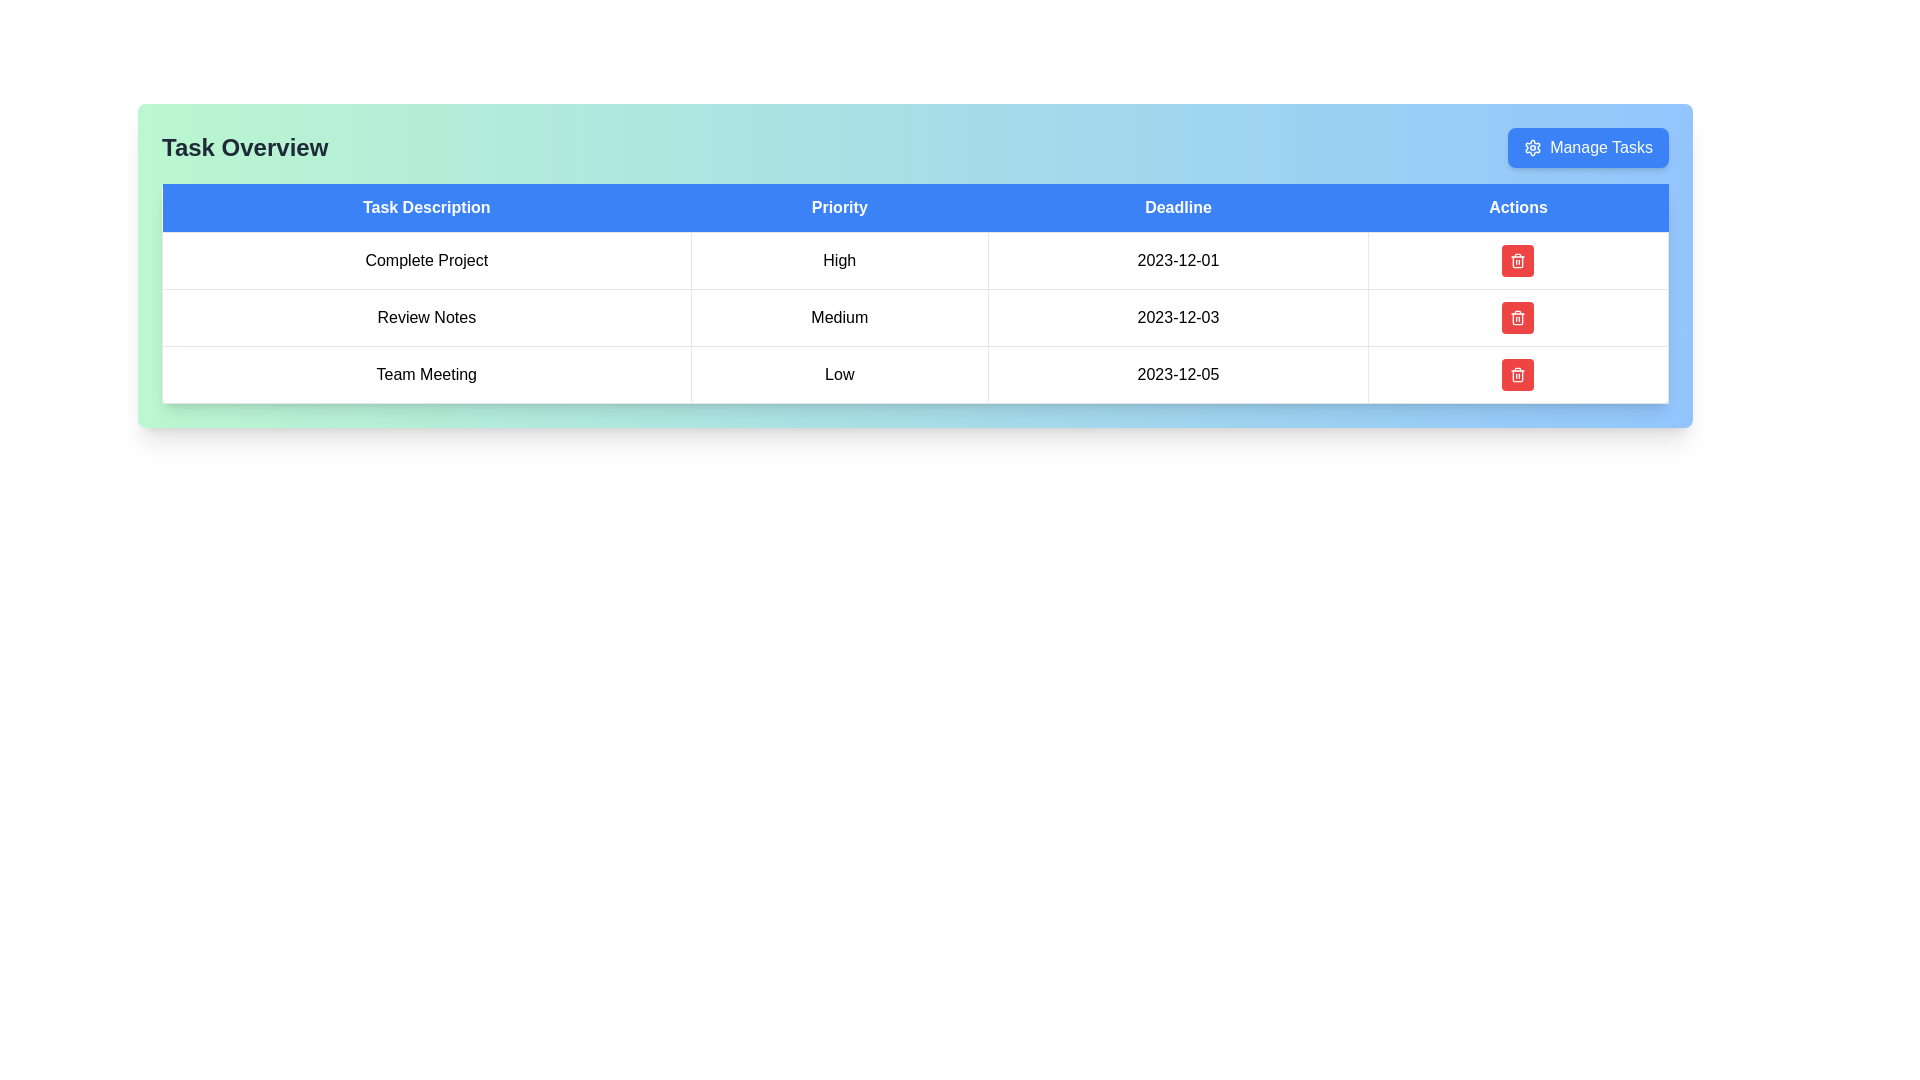 This screenshot has height=1080, width=1920. Describe the element at coordinates (914, 260) in the screenshot. I see `the first row of the task-related table under the 'Task Overview' section` at that location.